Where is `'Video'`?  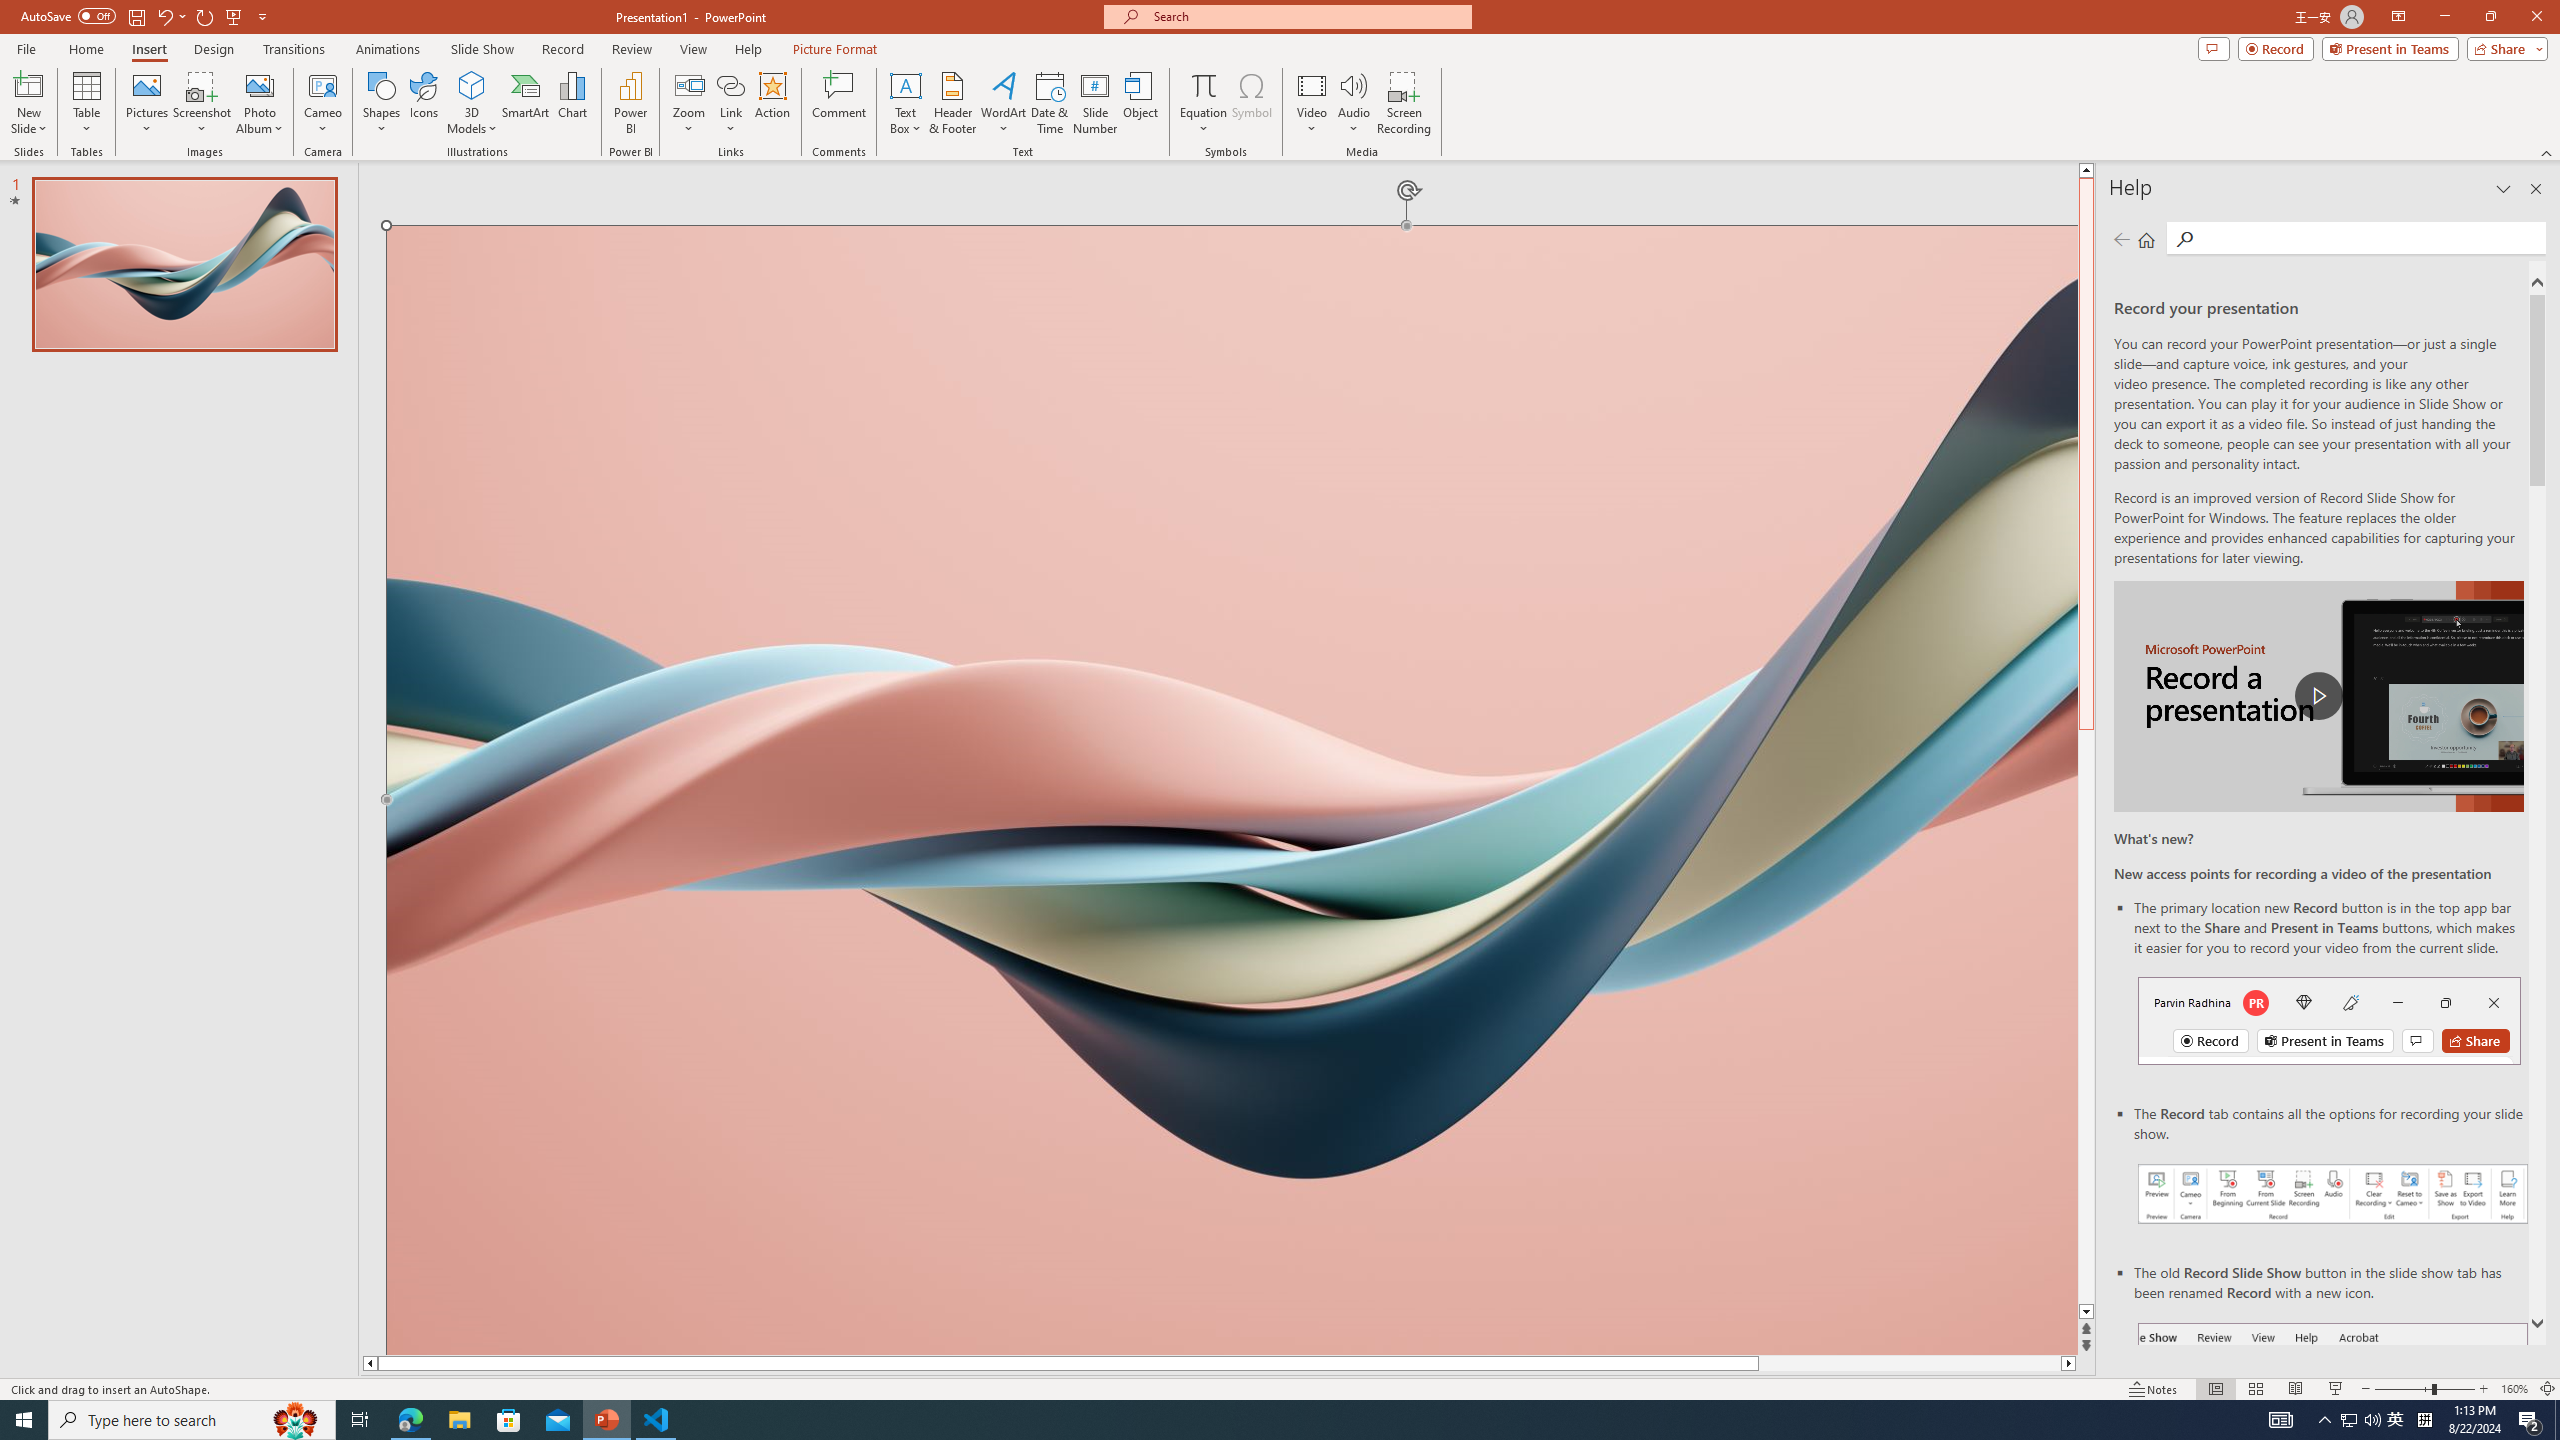 'Video' is located at coordinates (1312, 103).